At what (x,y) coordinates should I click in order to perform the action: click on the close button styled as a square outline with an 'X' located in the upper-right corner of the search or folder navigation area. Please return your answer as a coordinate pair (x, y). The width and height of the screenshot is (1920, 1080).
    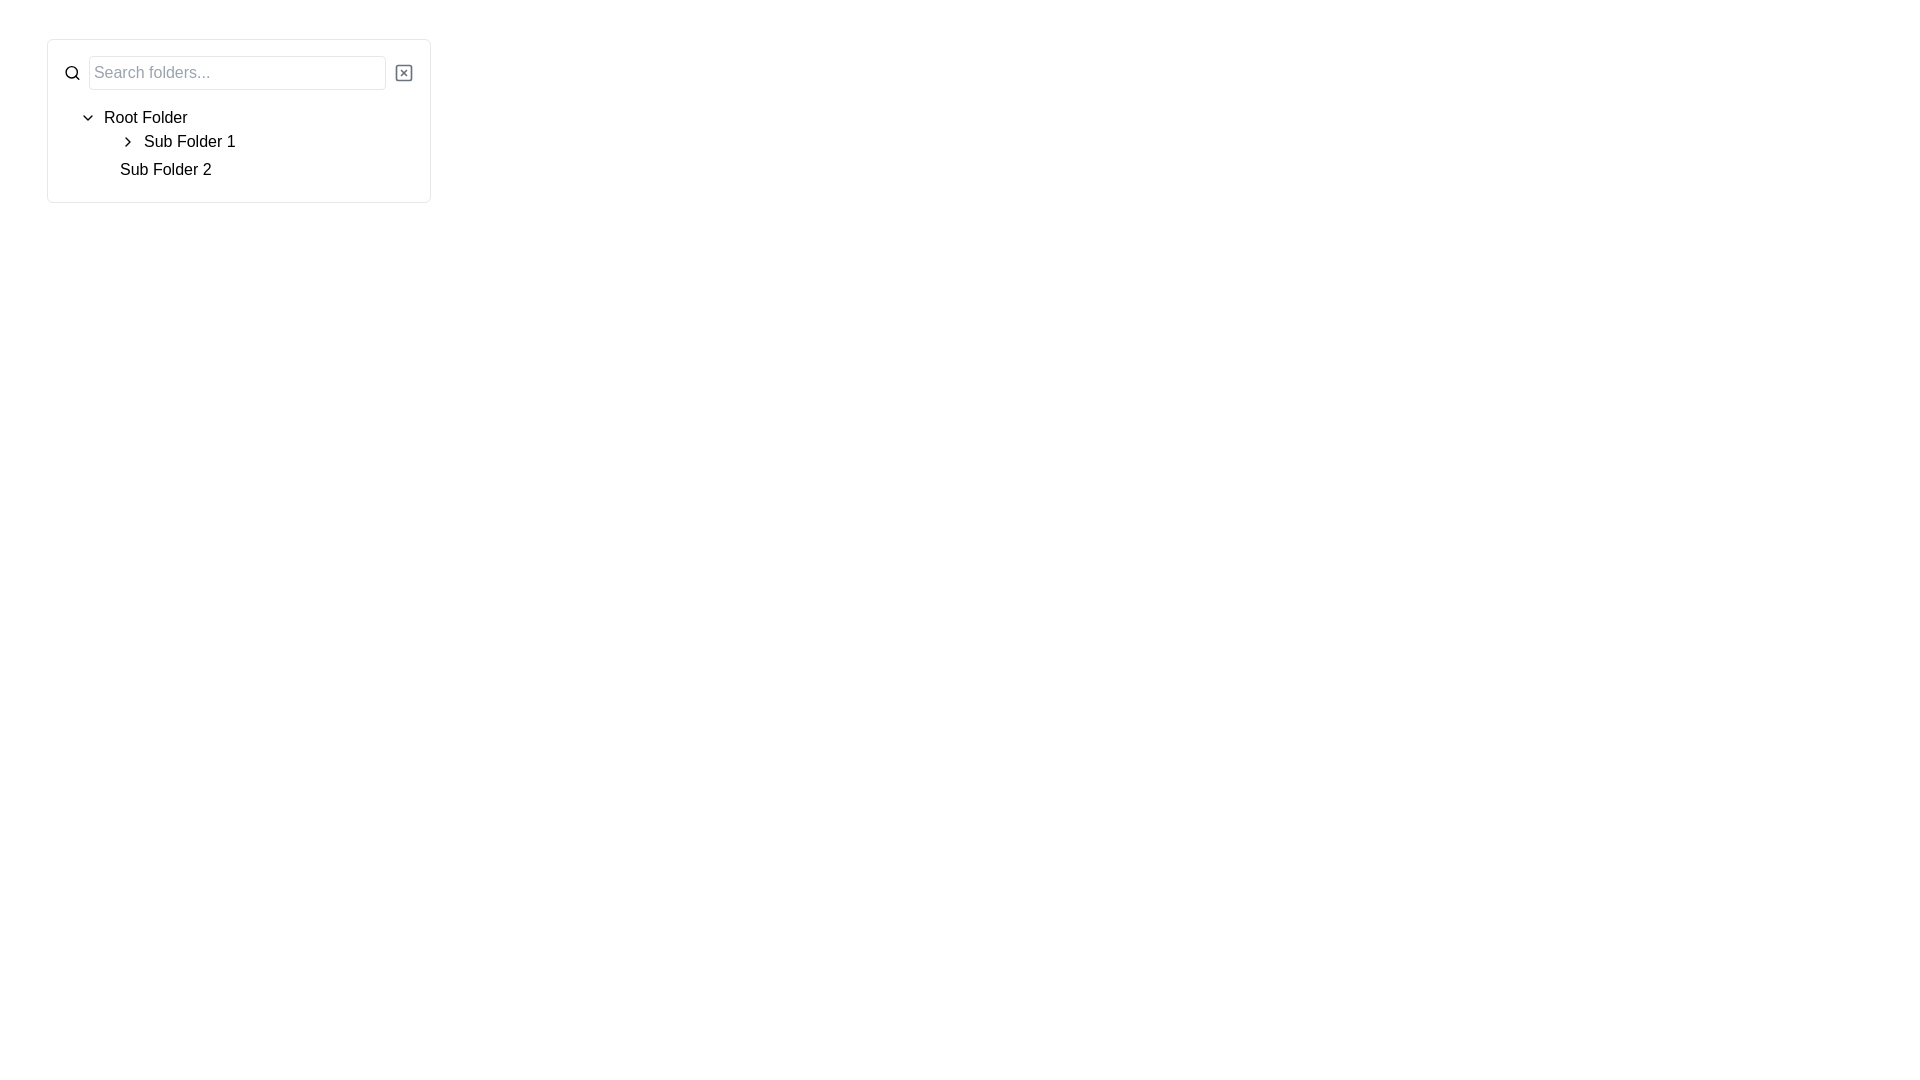
    Looking at the image, I should click on (402, 72).